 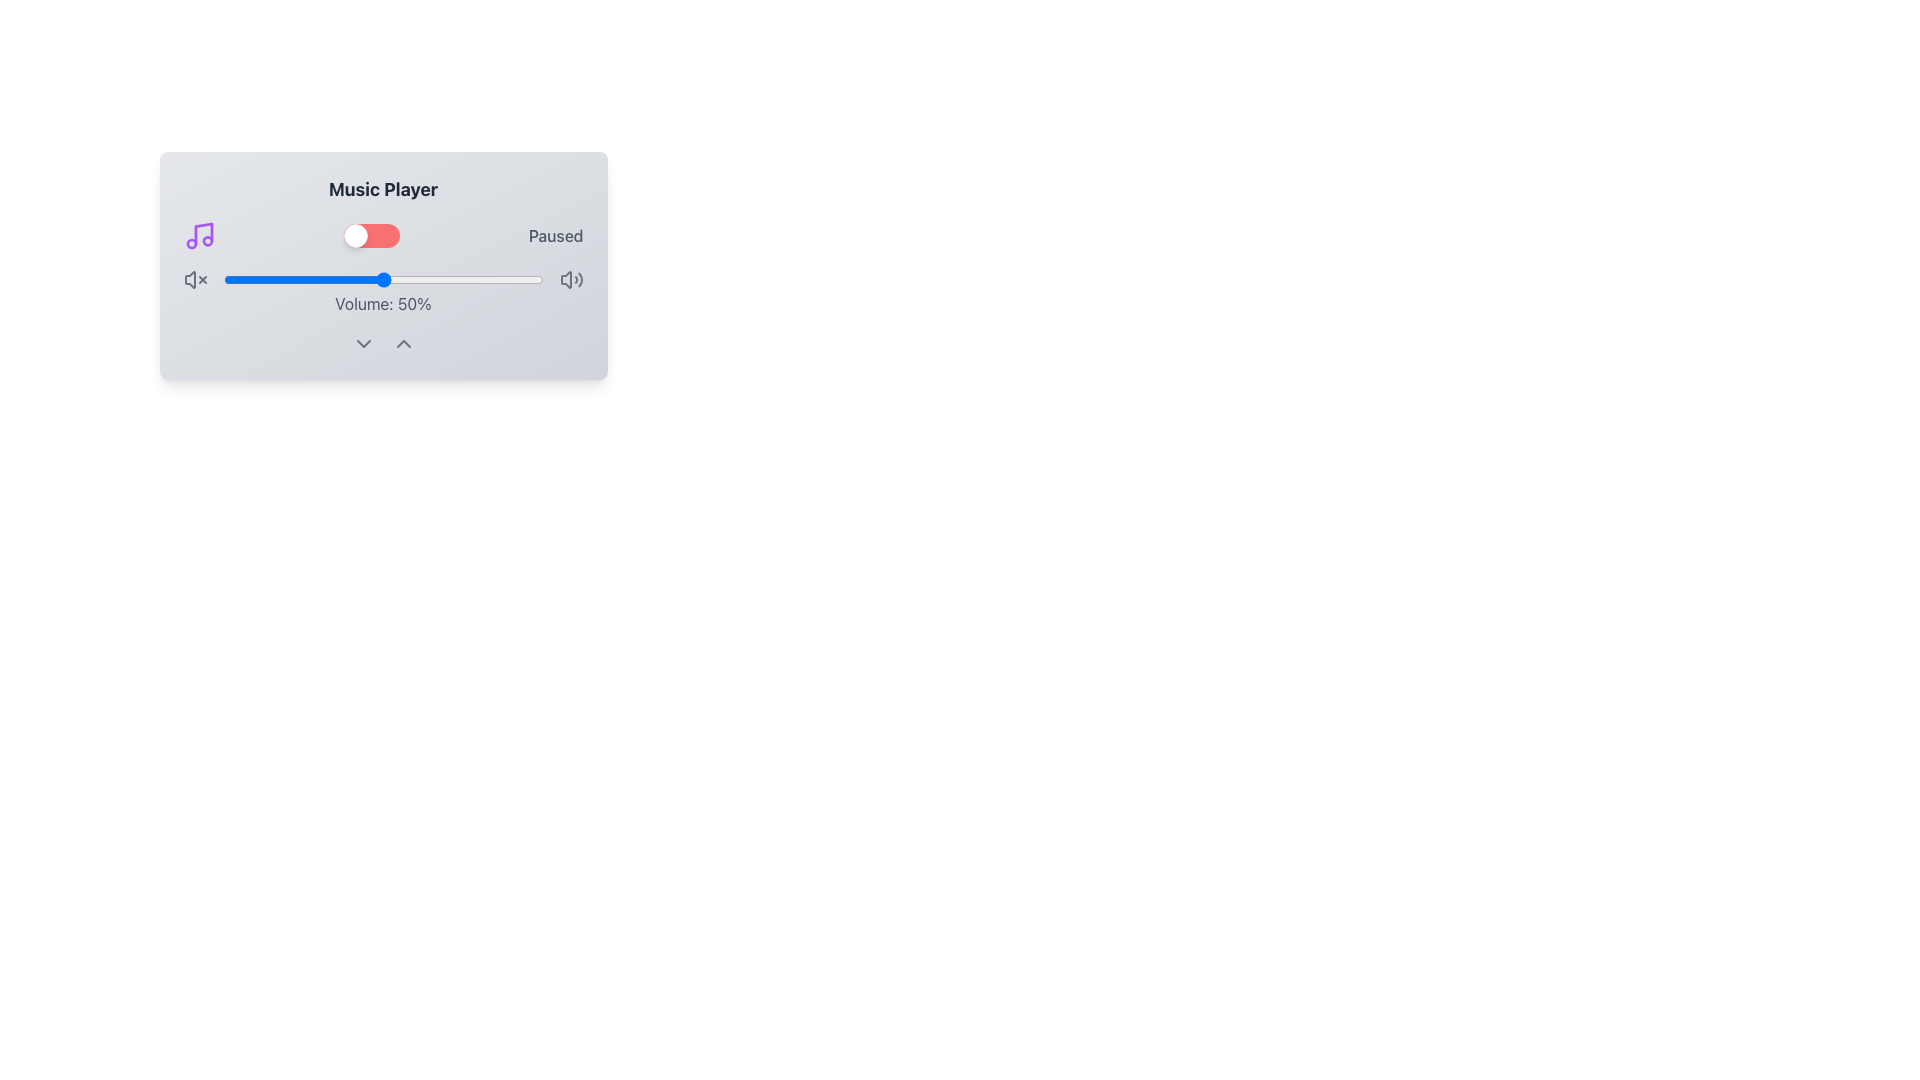 What do you see at coordinates (478, 280) in the screenshot?
I see `the volume` at bounding box center [478, 280].